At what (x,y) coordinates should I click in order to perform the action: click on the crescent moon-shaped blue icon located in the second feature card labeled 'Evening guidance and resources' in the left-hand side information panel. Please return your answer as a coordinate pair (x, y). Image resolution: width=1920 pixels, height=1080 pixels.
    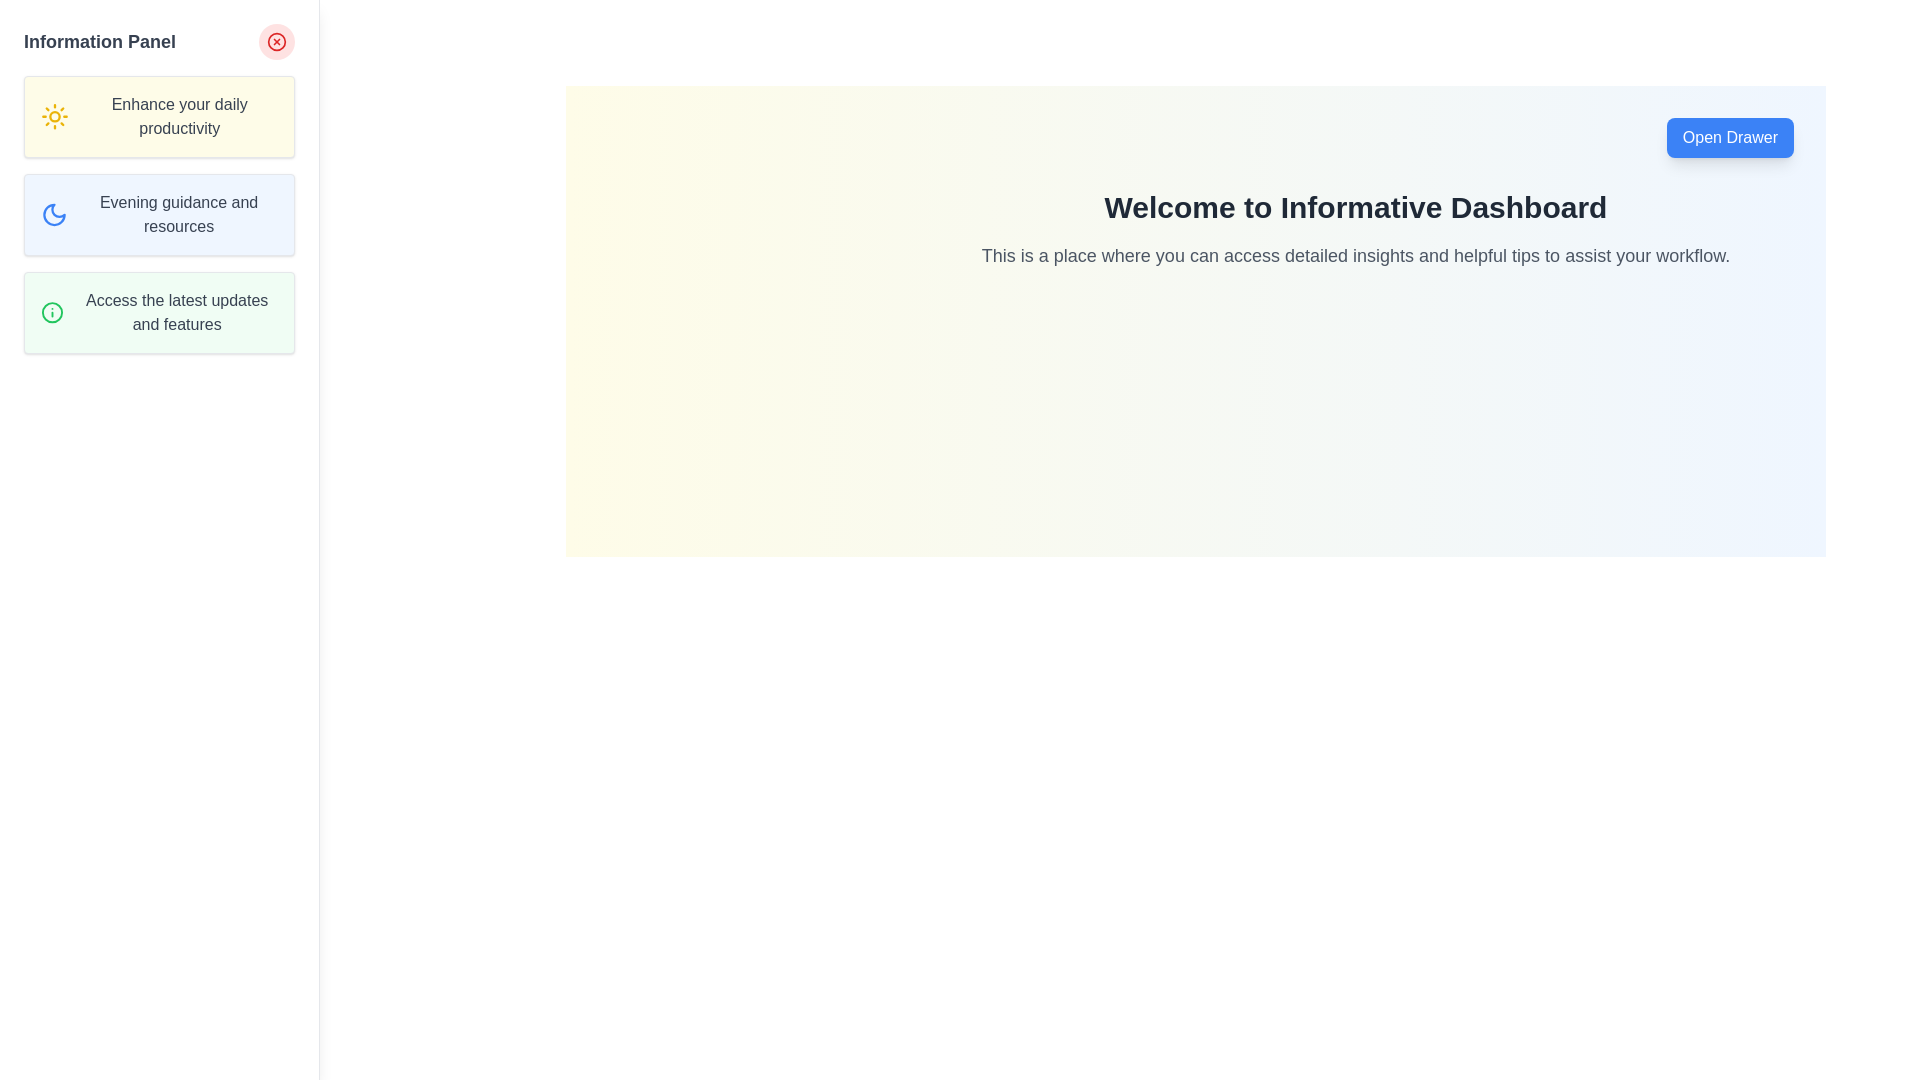
    Looking at the image, I should click on (54, 215).